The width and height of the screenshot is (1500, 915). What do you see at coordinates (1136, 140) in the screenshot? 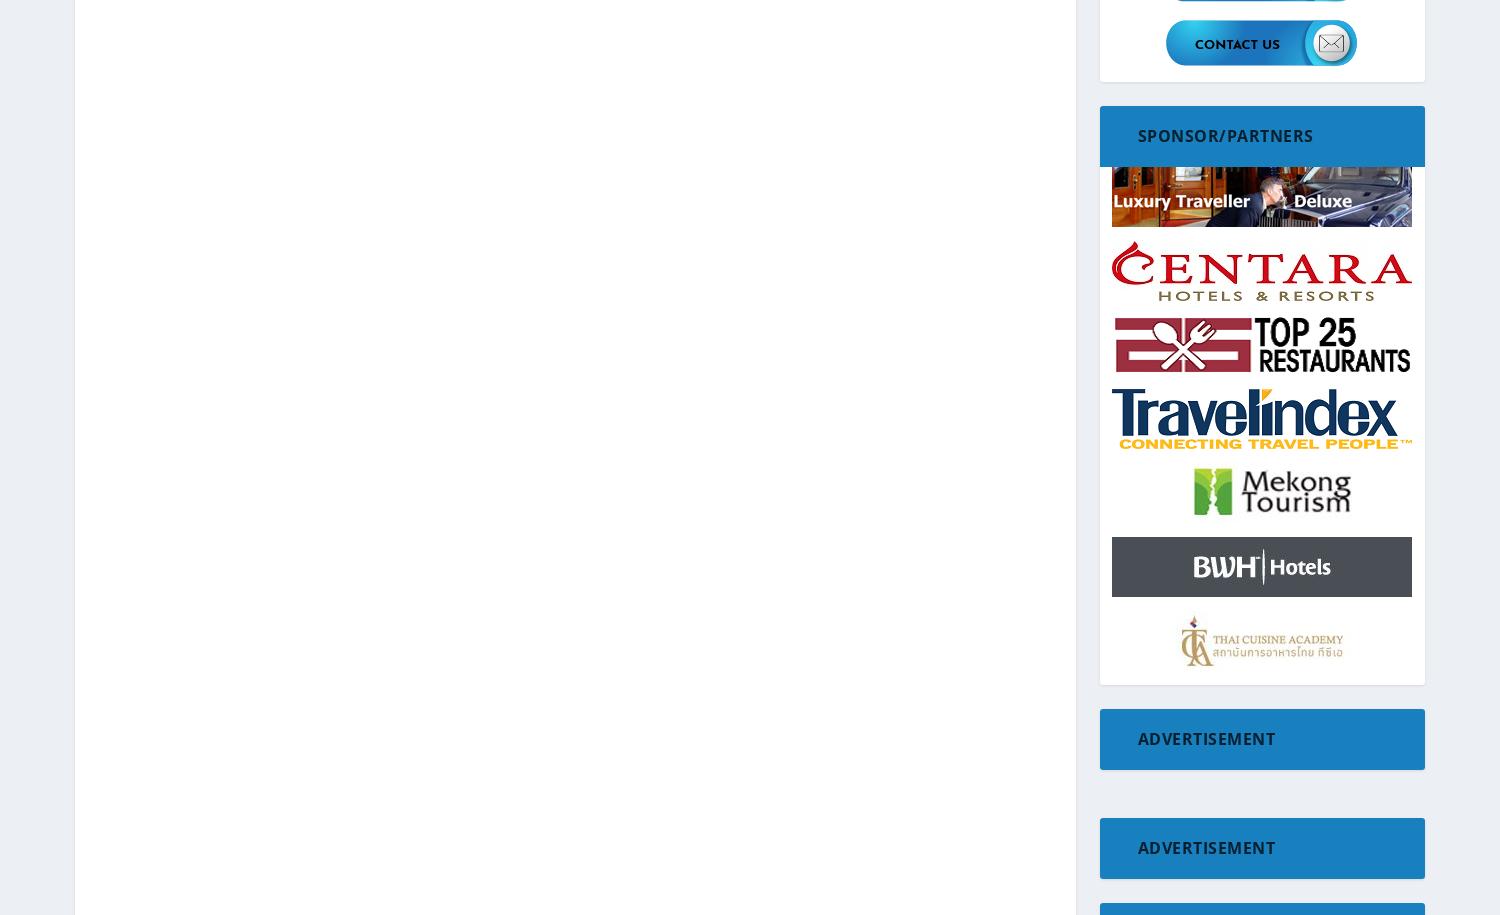
I see `'Europe'` at bounding box center [1136, 140].